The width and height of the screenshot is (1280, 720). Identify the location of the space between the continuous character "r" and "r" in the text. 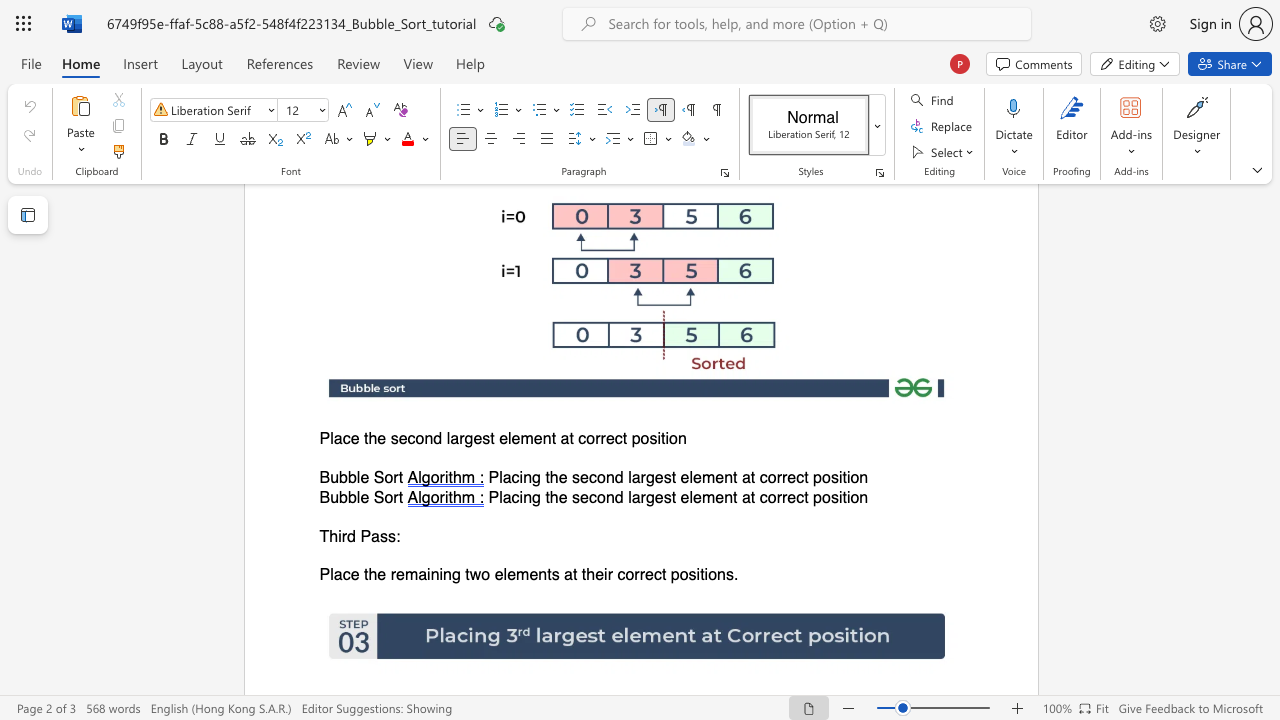
(638, 575).